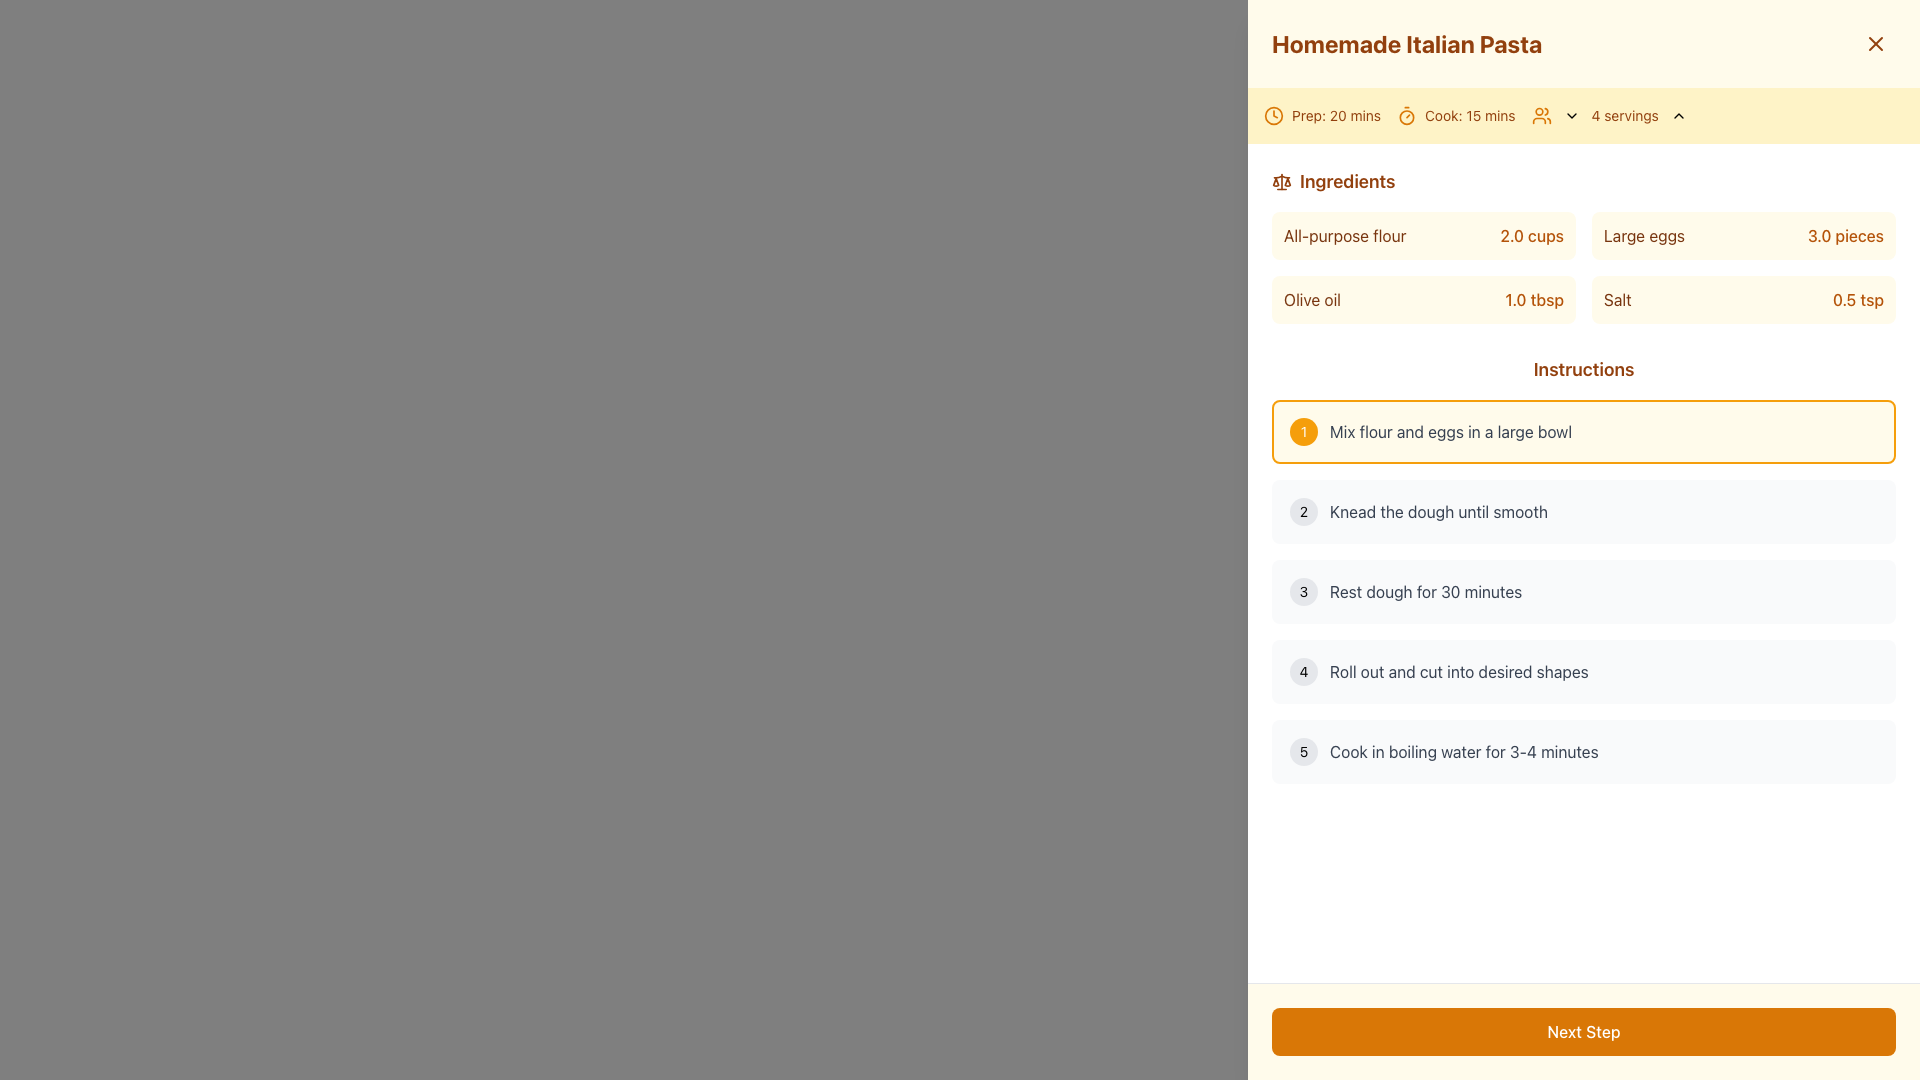 The image size is (1920, 1080). What do you see at coordinates (1583, 671) in the screenshot?
I see `the fourth item in the ordered list of instructions` at bounding box center [1583, 671].